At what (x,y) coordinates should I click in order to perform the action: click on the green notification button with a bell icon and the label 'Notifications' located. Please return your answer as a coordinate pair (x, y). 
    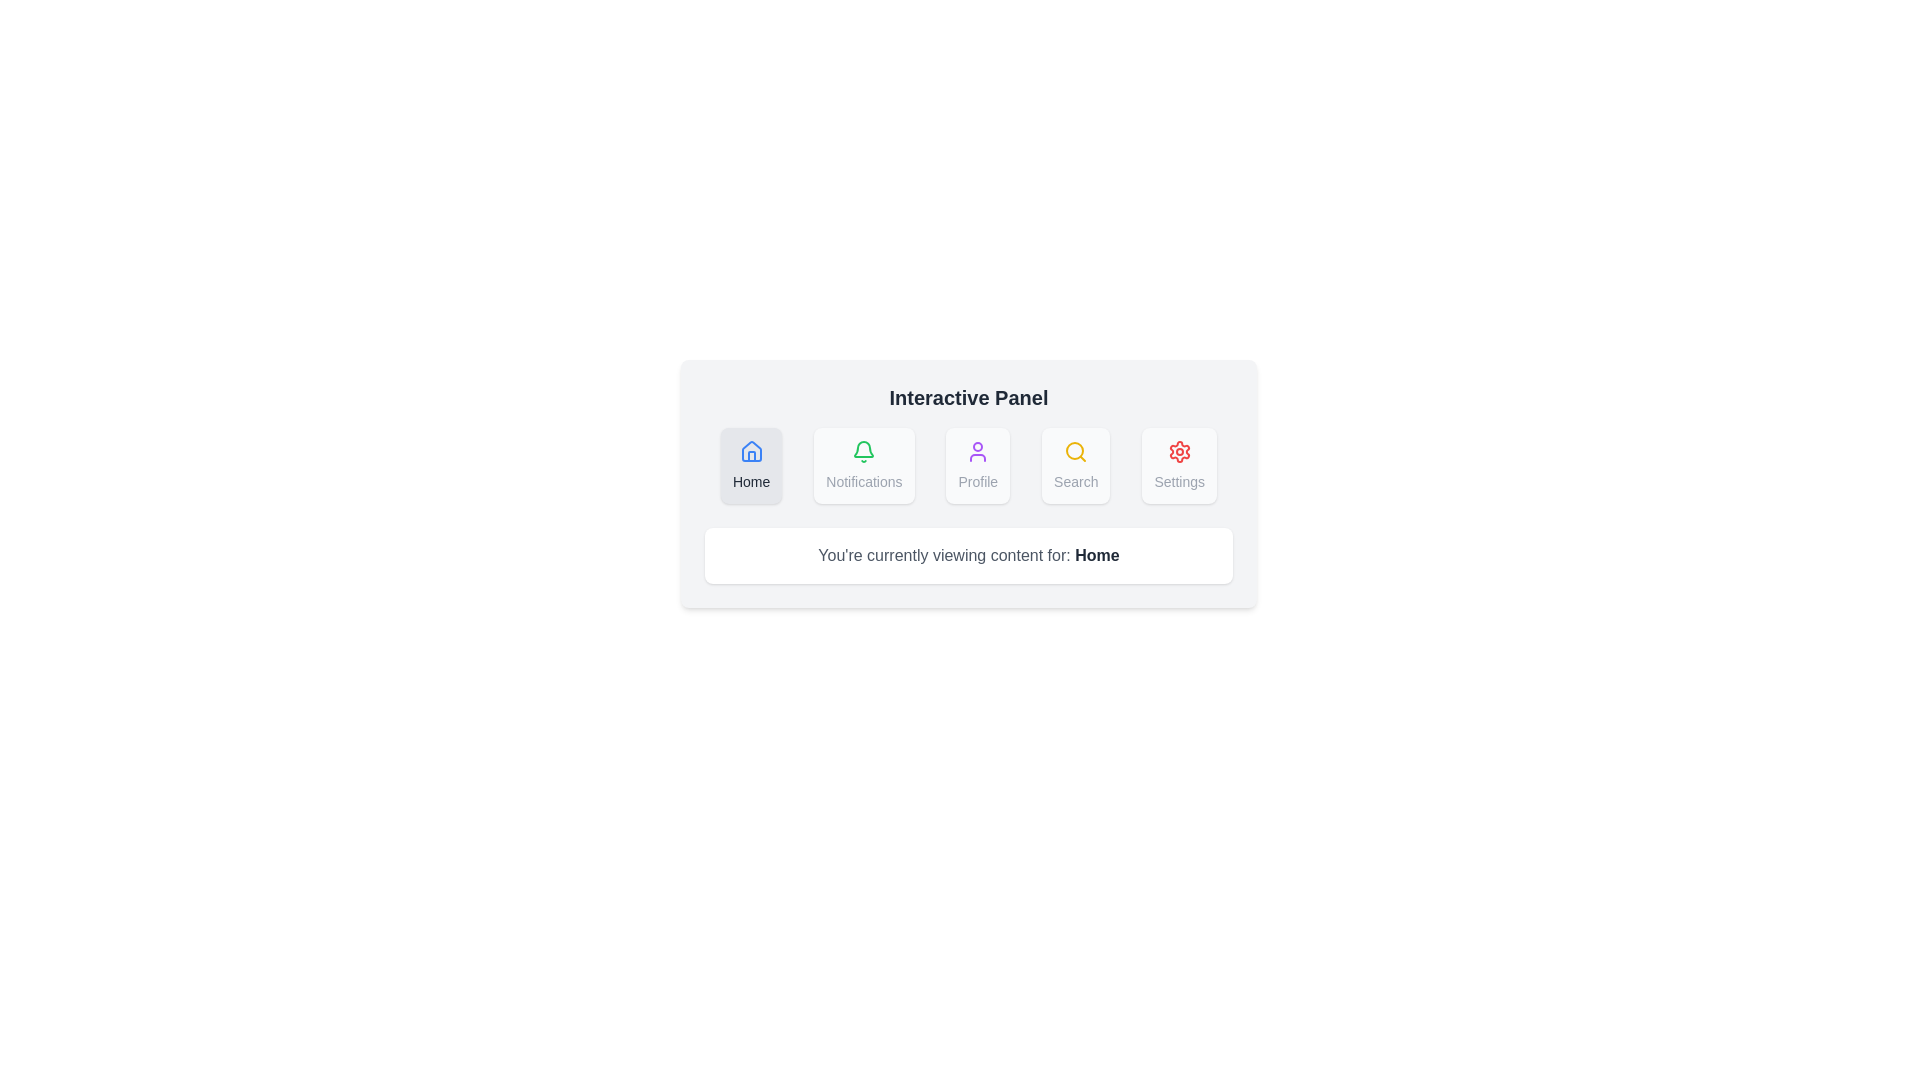
    Looking at the image, I should click on (864, 466).